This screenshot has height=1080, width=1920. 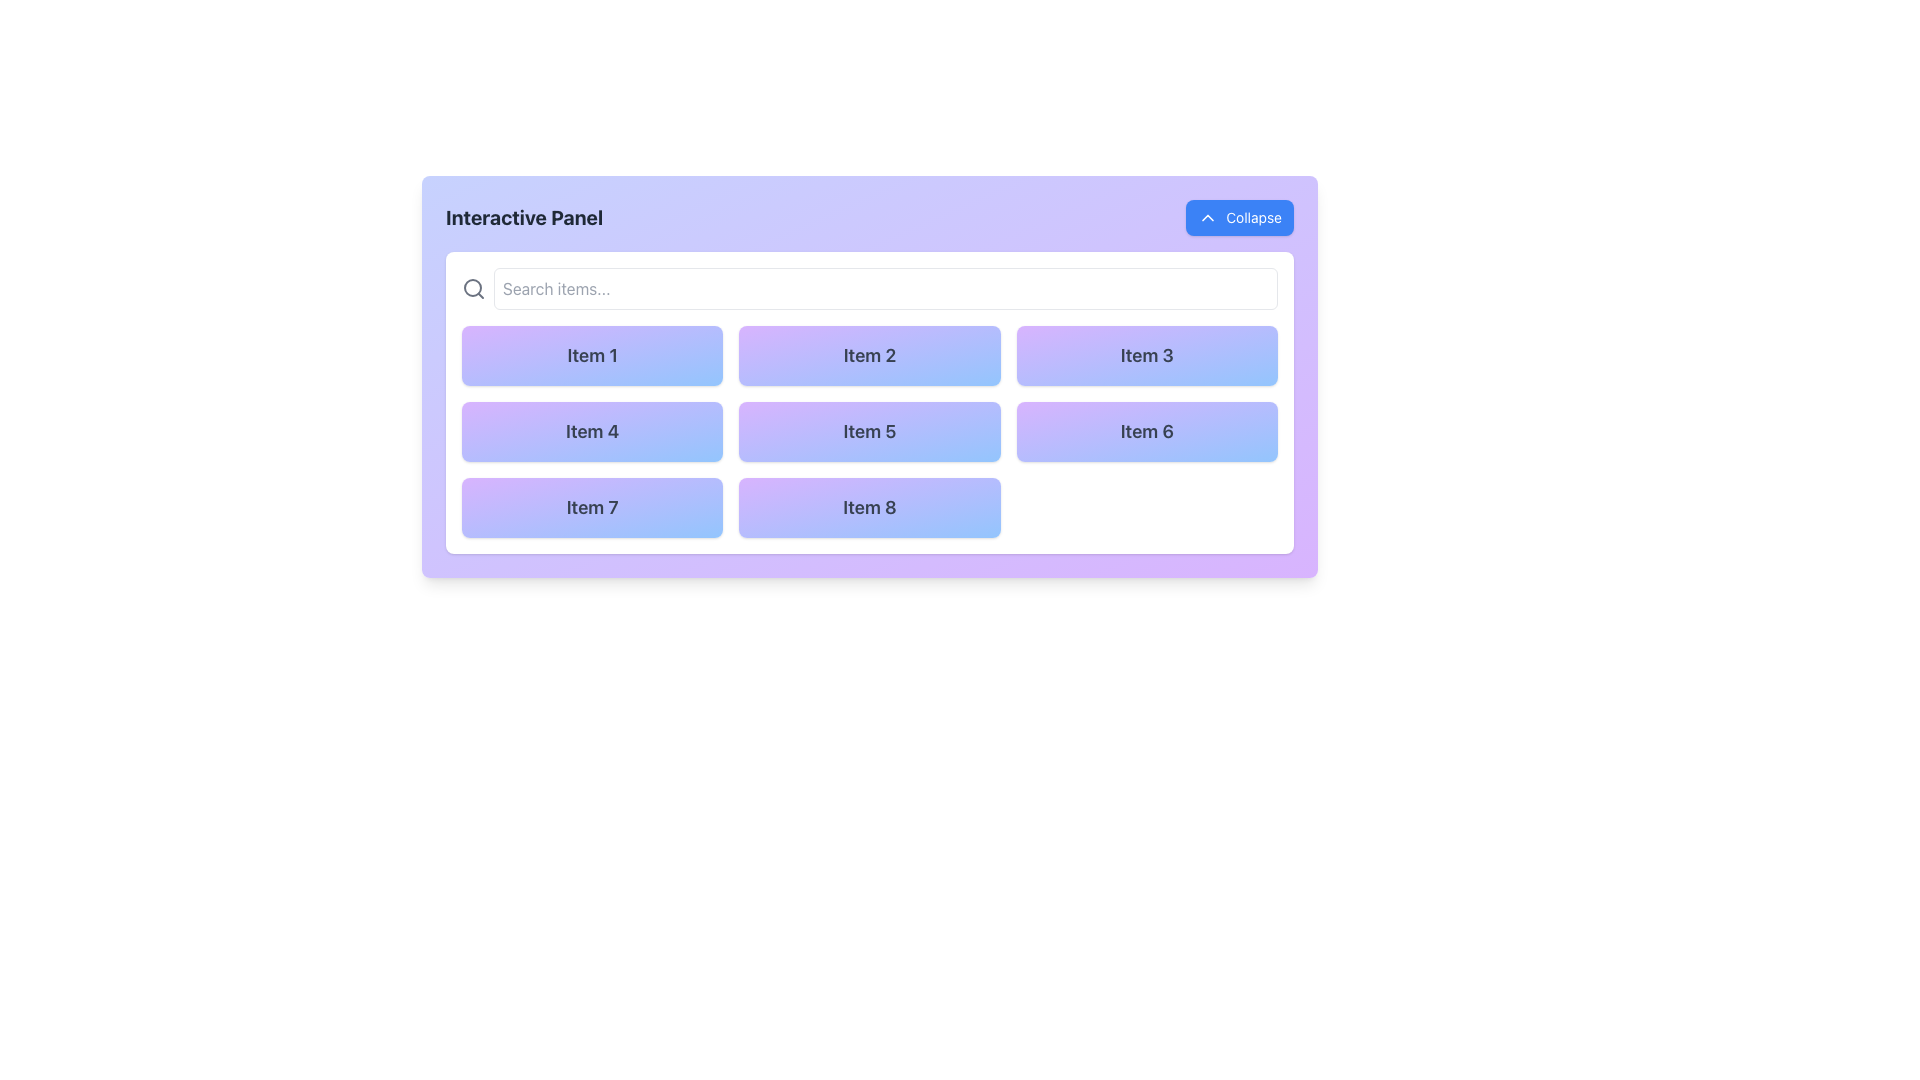 I want to click on the Display card element with a gradient background and centered text 'Item 7' located at the bottom-left corner of the grid, so click(x=591, y=507).